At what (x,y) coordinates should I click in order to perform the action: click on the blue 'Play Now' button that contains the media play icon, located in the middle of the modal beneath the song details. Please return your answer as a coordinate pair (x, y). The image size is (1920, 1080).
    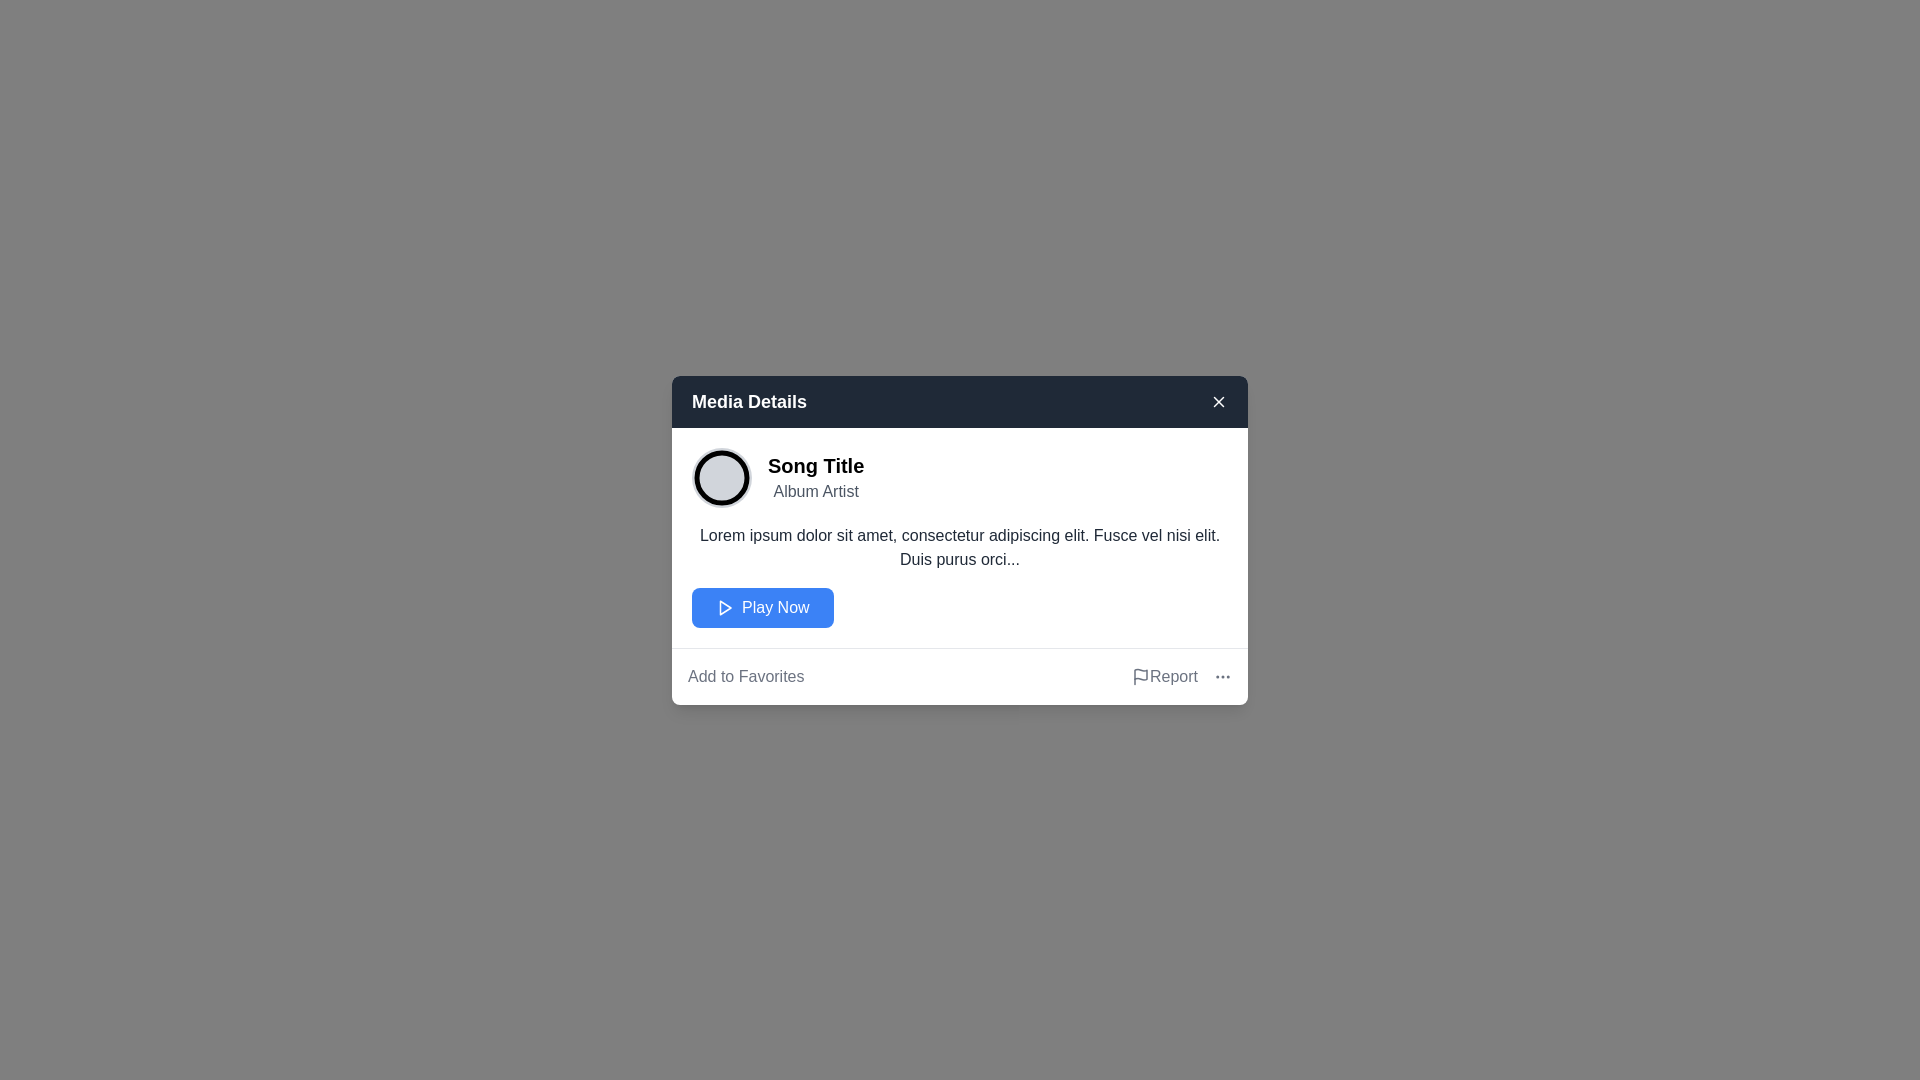
    Looking at the image, I should click on (723, 606).